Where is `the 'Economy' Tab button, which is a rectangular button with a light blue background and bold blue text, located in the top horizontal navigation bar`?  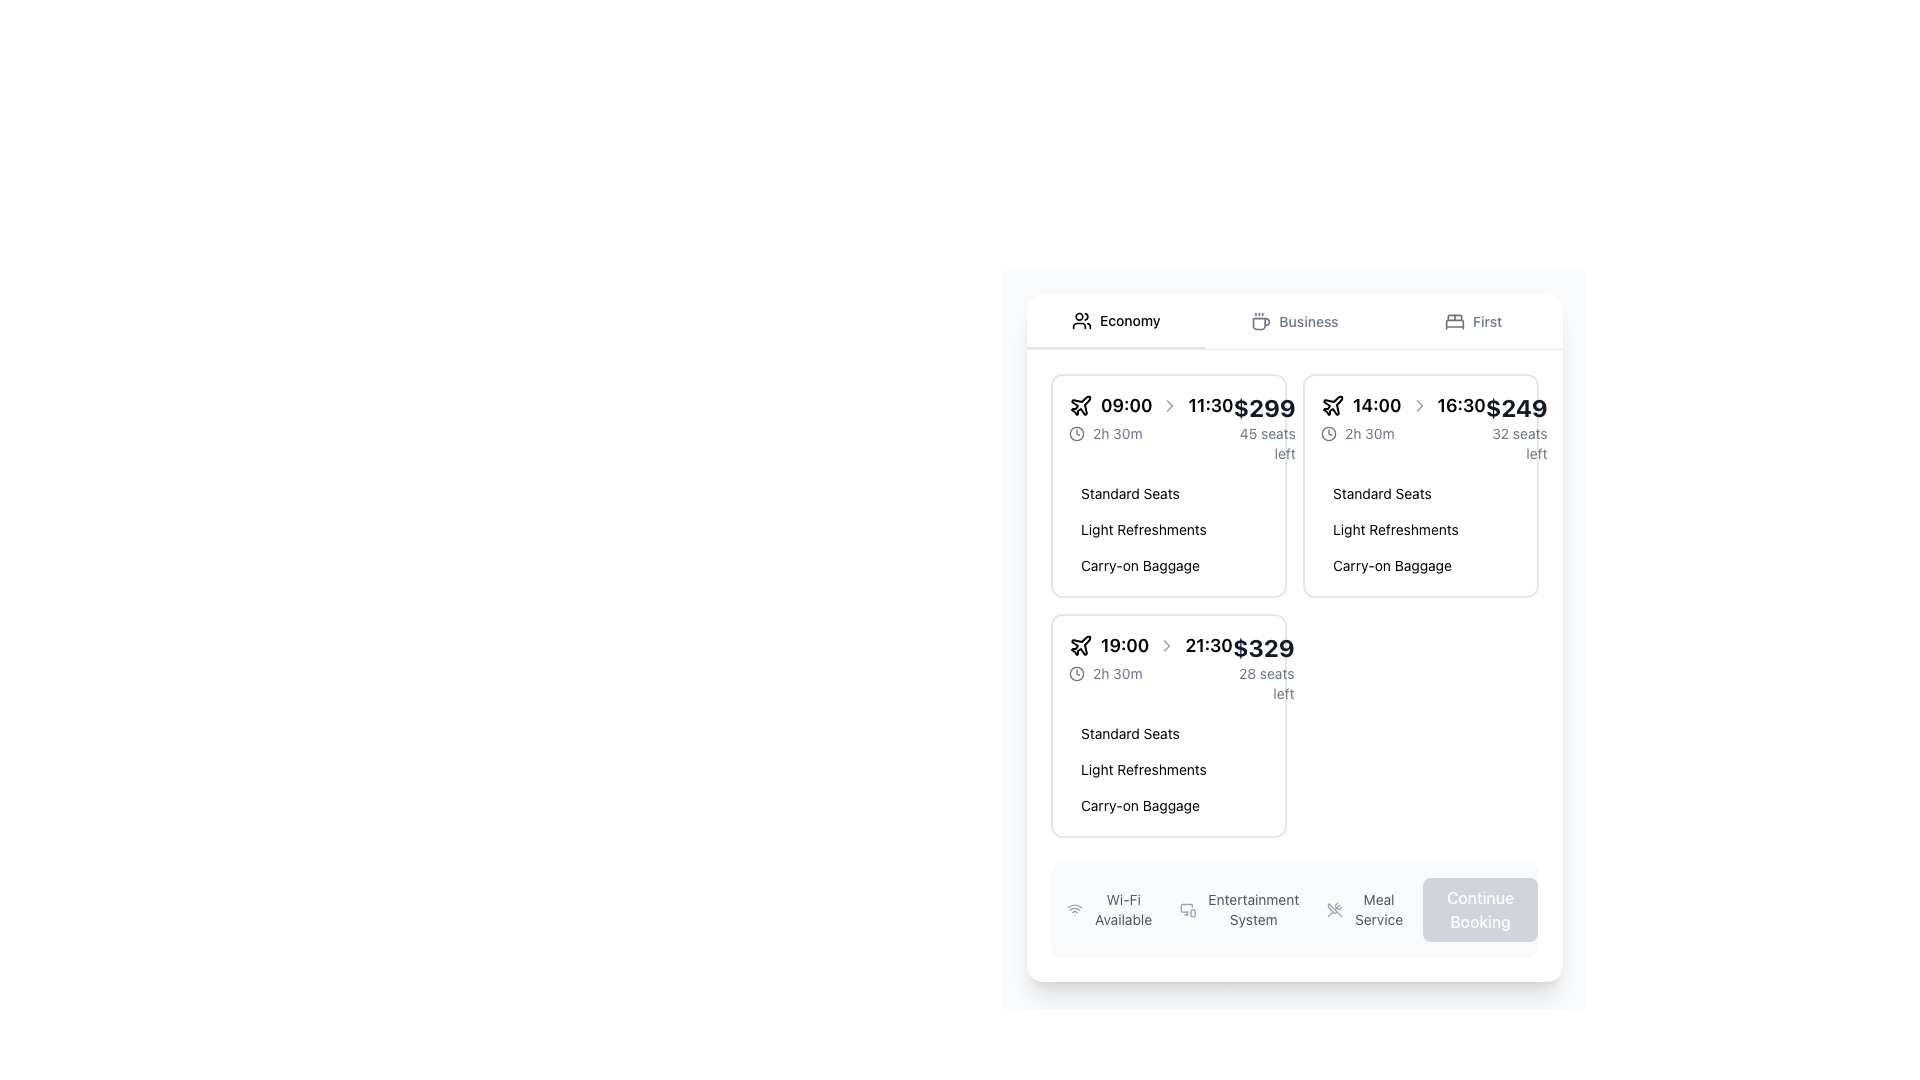 the 'Economy' Tab button, which is a rectangular button with a light blue background and bold blue text, located in the top horizontal navigation bar is located at coordinates (1115, 320).